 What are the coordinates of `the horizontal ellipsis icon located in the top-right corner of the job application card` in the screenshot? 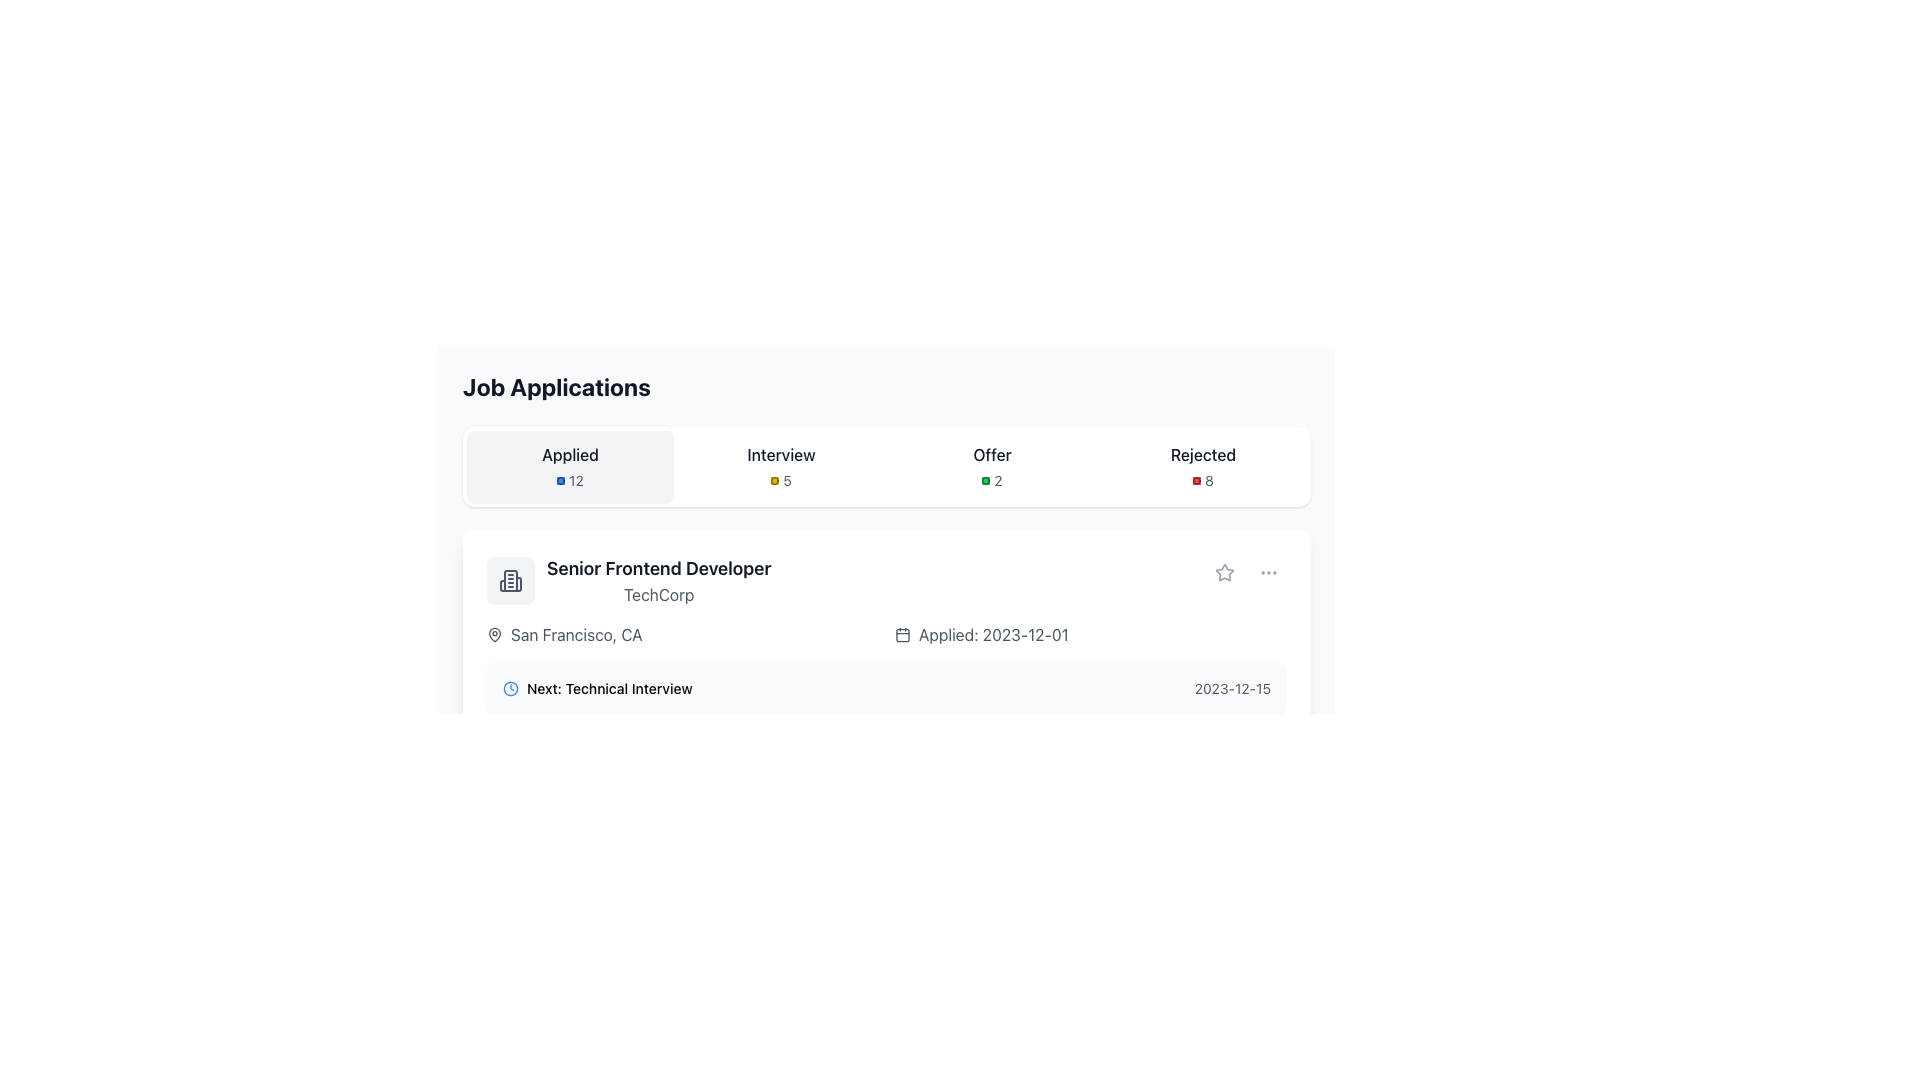 It's located at (1267, 573).